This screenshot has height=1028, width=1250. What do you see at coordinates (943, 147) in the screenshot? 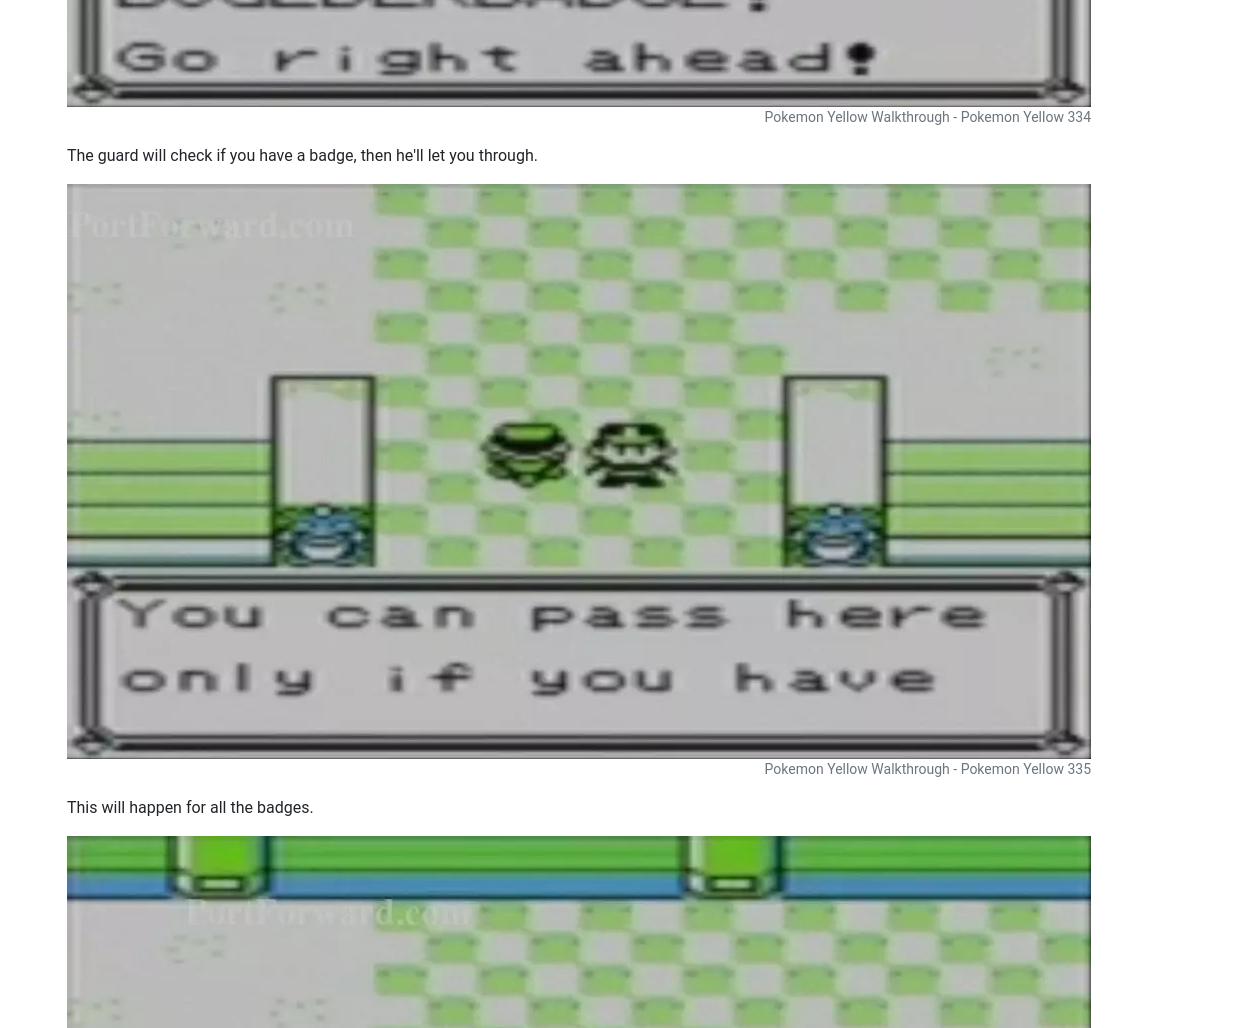
I see `'Port Forwarding for Call of Duty: Black Ops IIII'` at bounding box center [943, 147].